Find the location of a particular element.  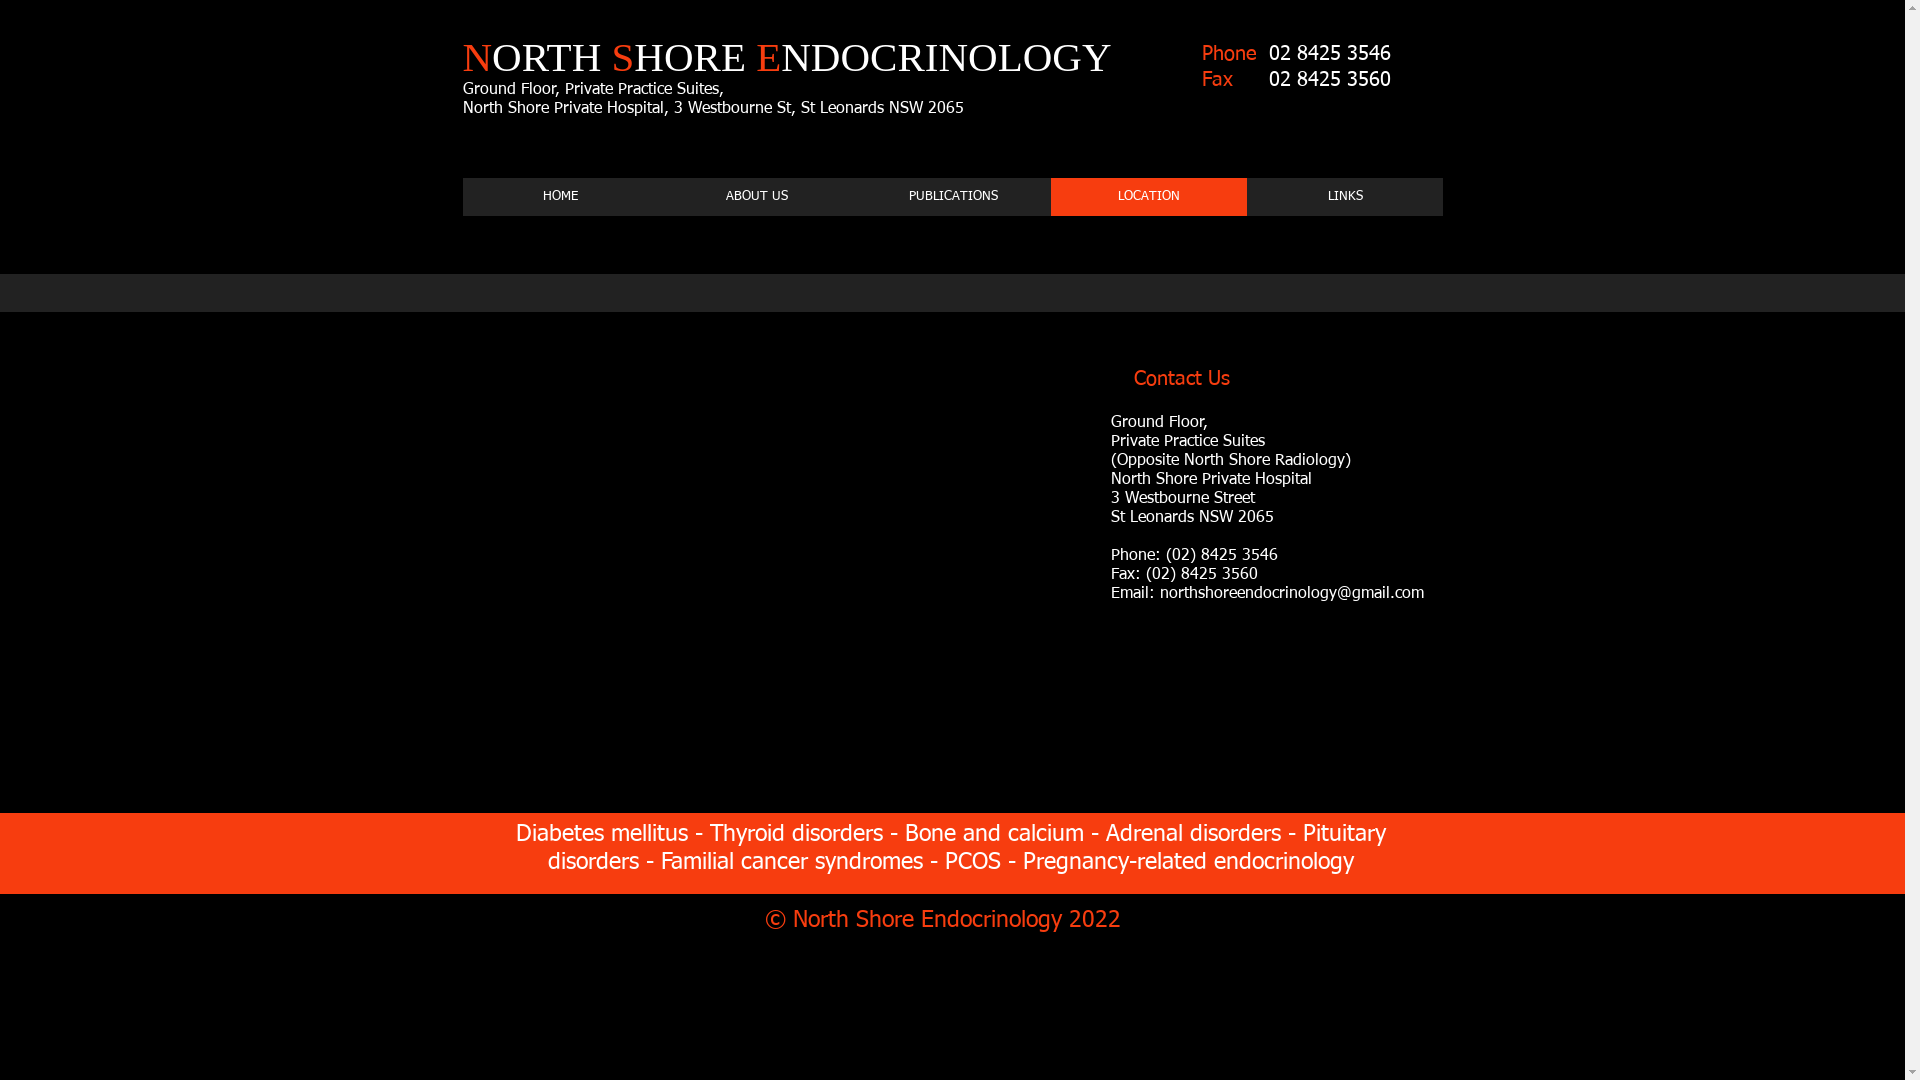

'HOME' is located at coordinates (560, 196).